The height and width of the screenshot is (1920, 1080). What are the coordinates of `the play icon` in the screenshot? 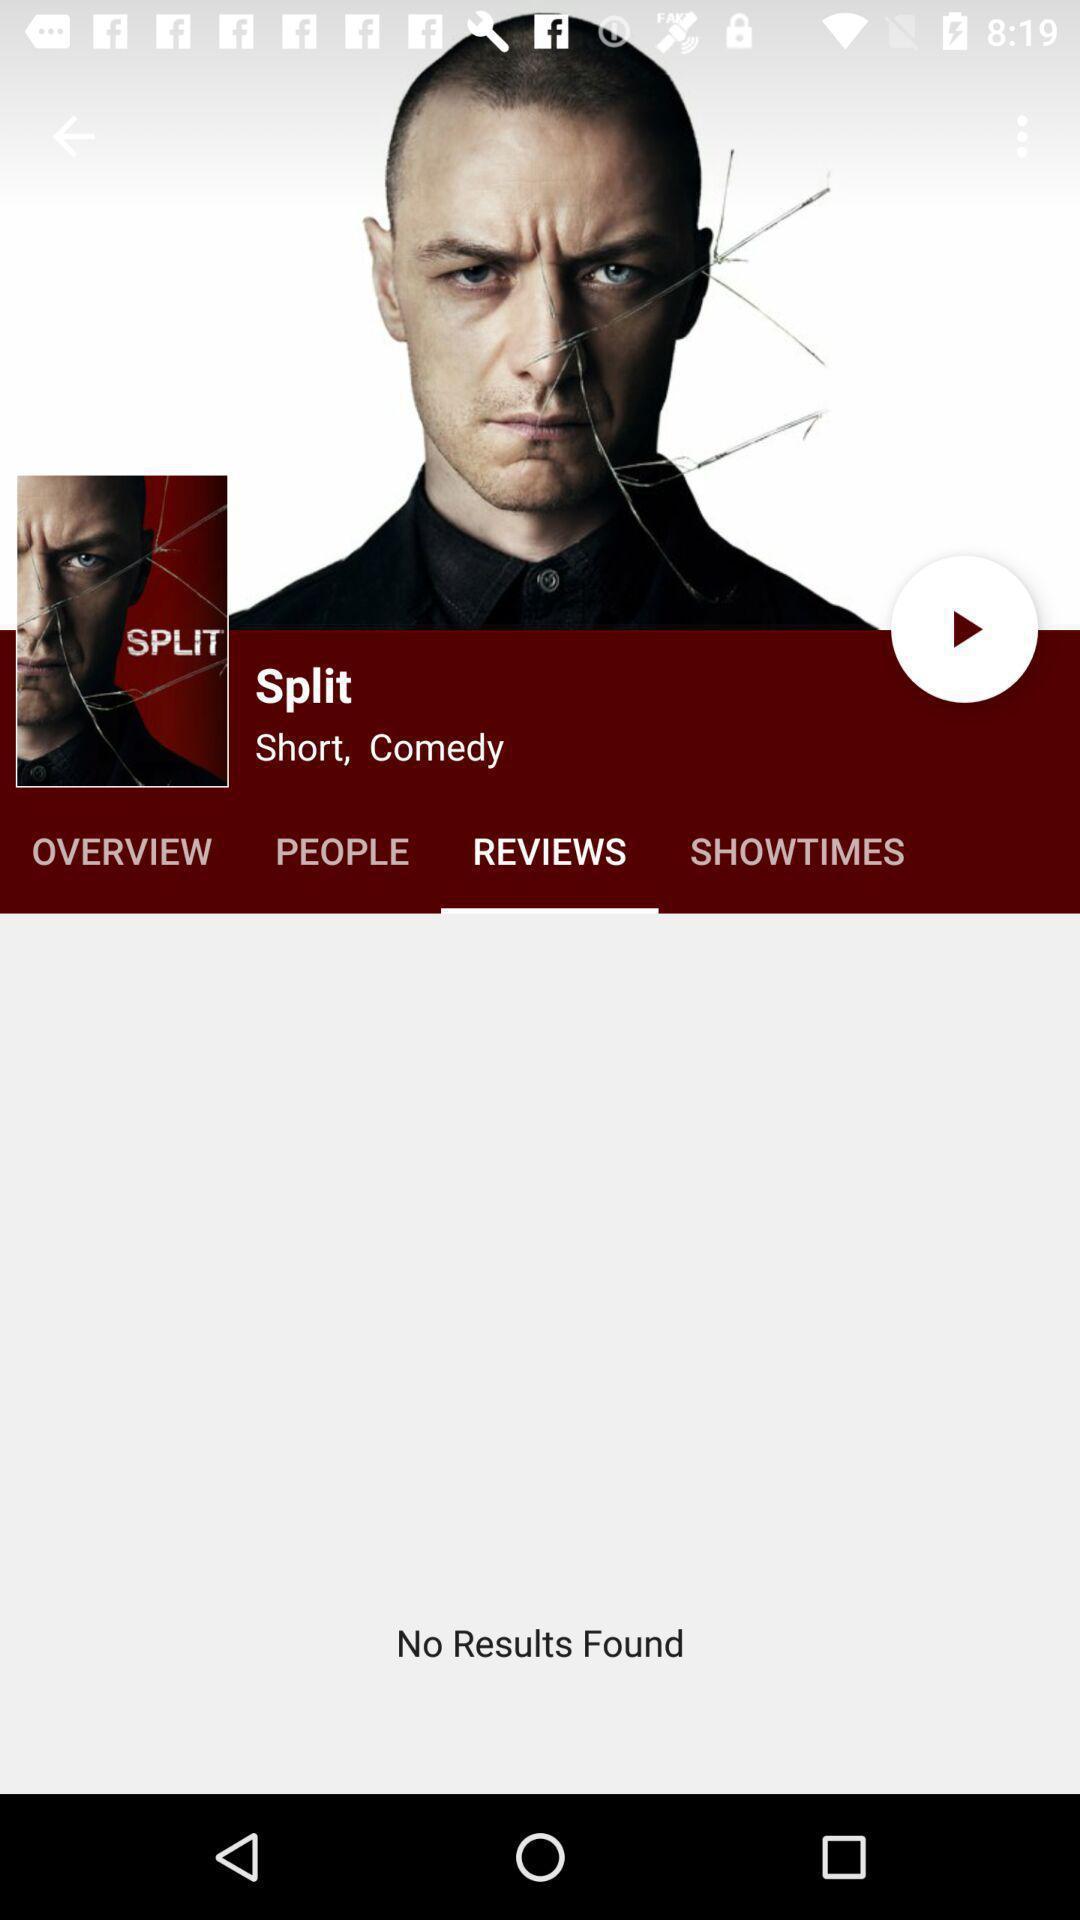 It's located at (963, 628).